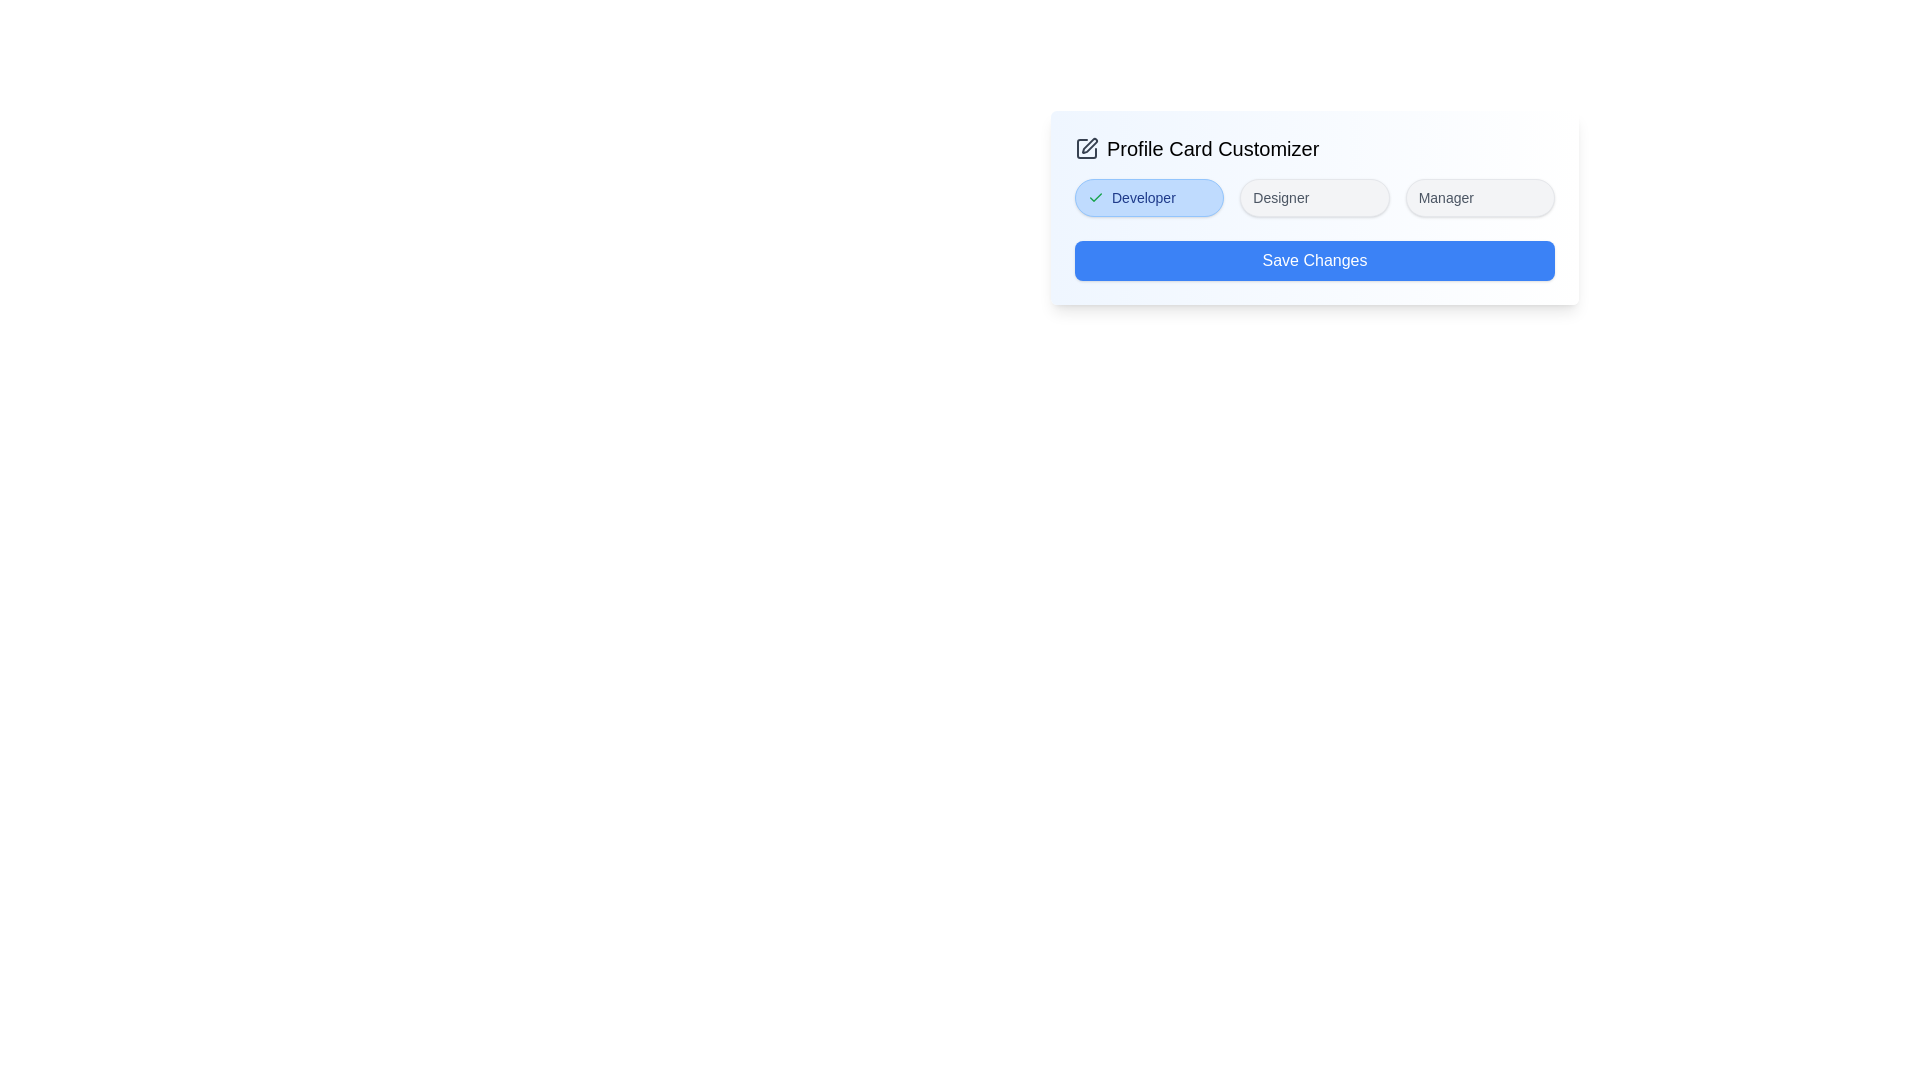 This screenshot has height=1080, width=1920. What do you see at coordinates (1149, 197) in the screenshot?
I see `the Developer tag to toggle its selection` at bounding box center [1149, 197].